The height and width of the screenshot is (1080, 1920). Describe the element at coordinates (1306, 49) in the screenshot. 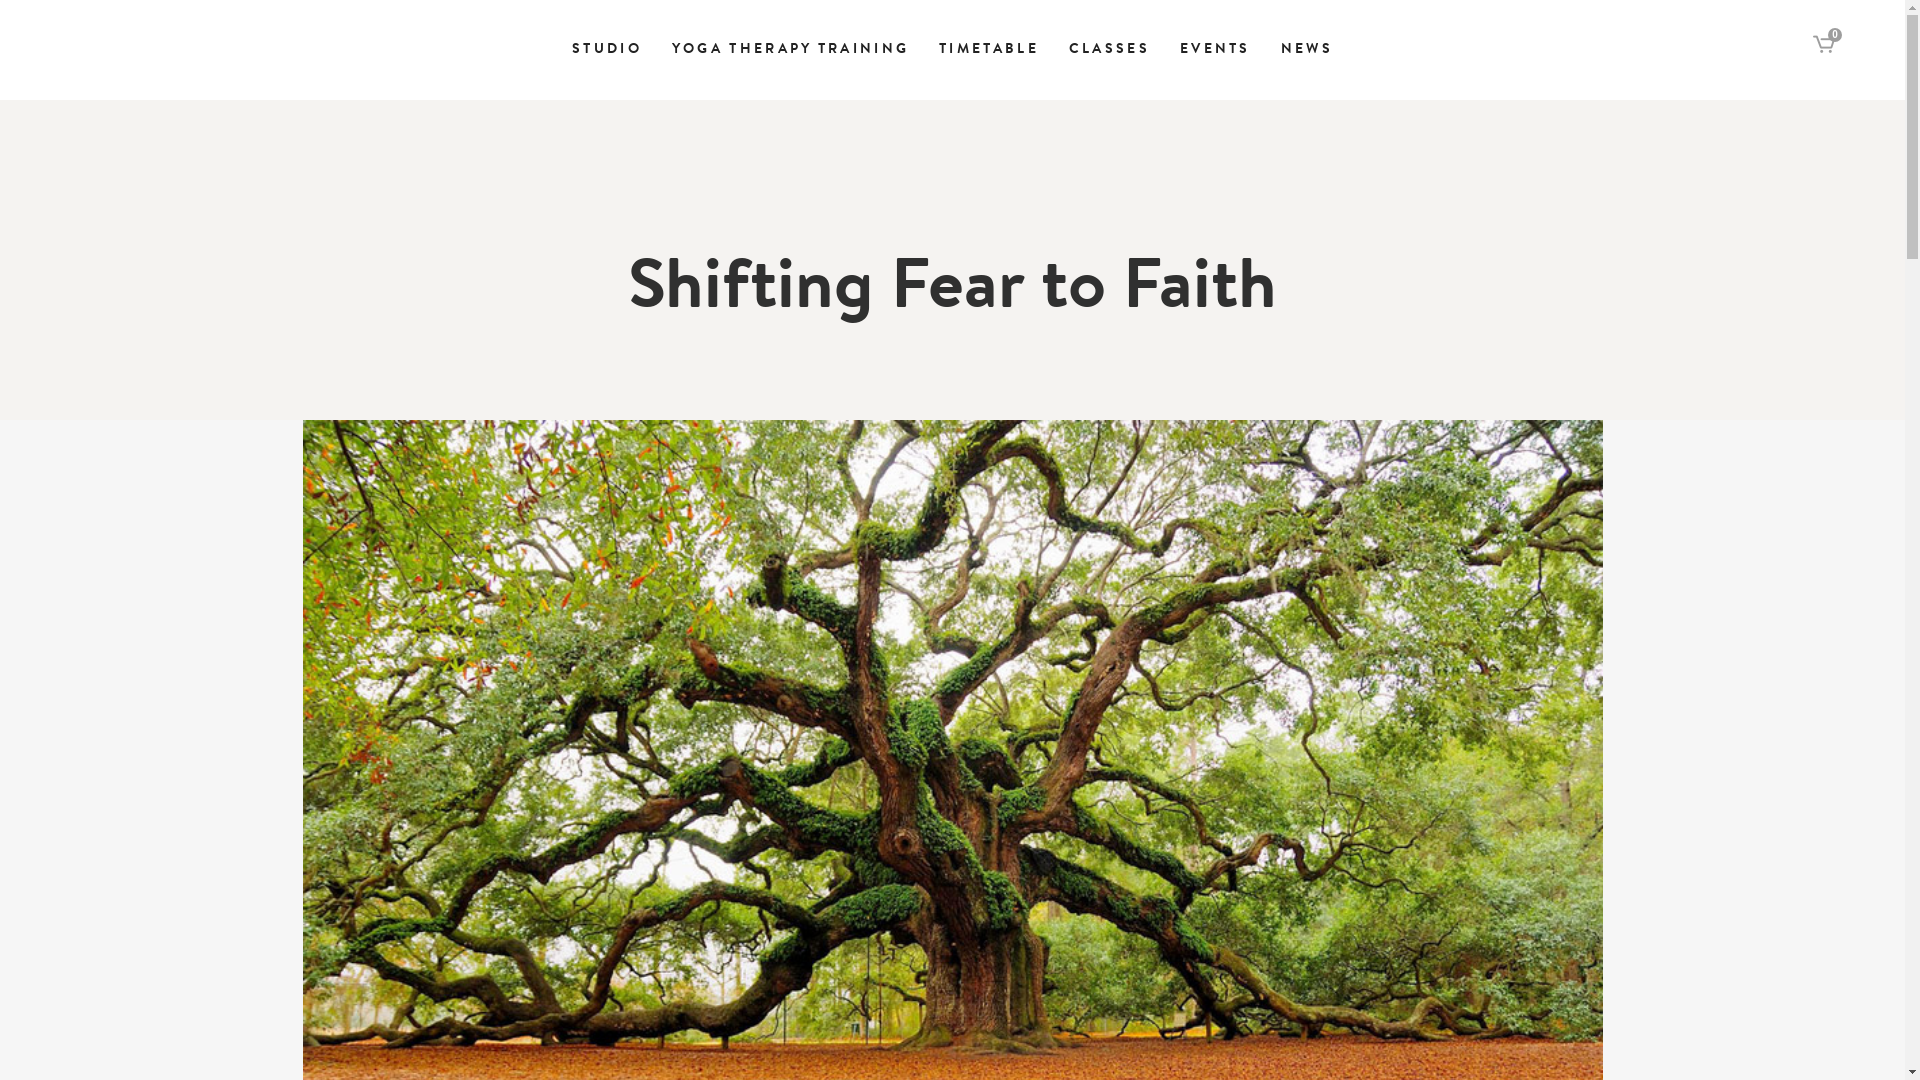

I see `'NEWS'` at that location.